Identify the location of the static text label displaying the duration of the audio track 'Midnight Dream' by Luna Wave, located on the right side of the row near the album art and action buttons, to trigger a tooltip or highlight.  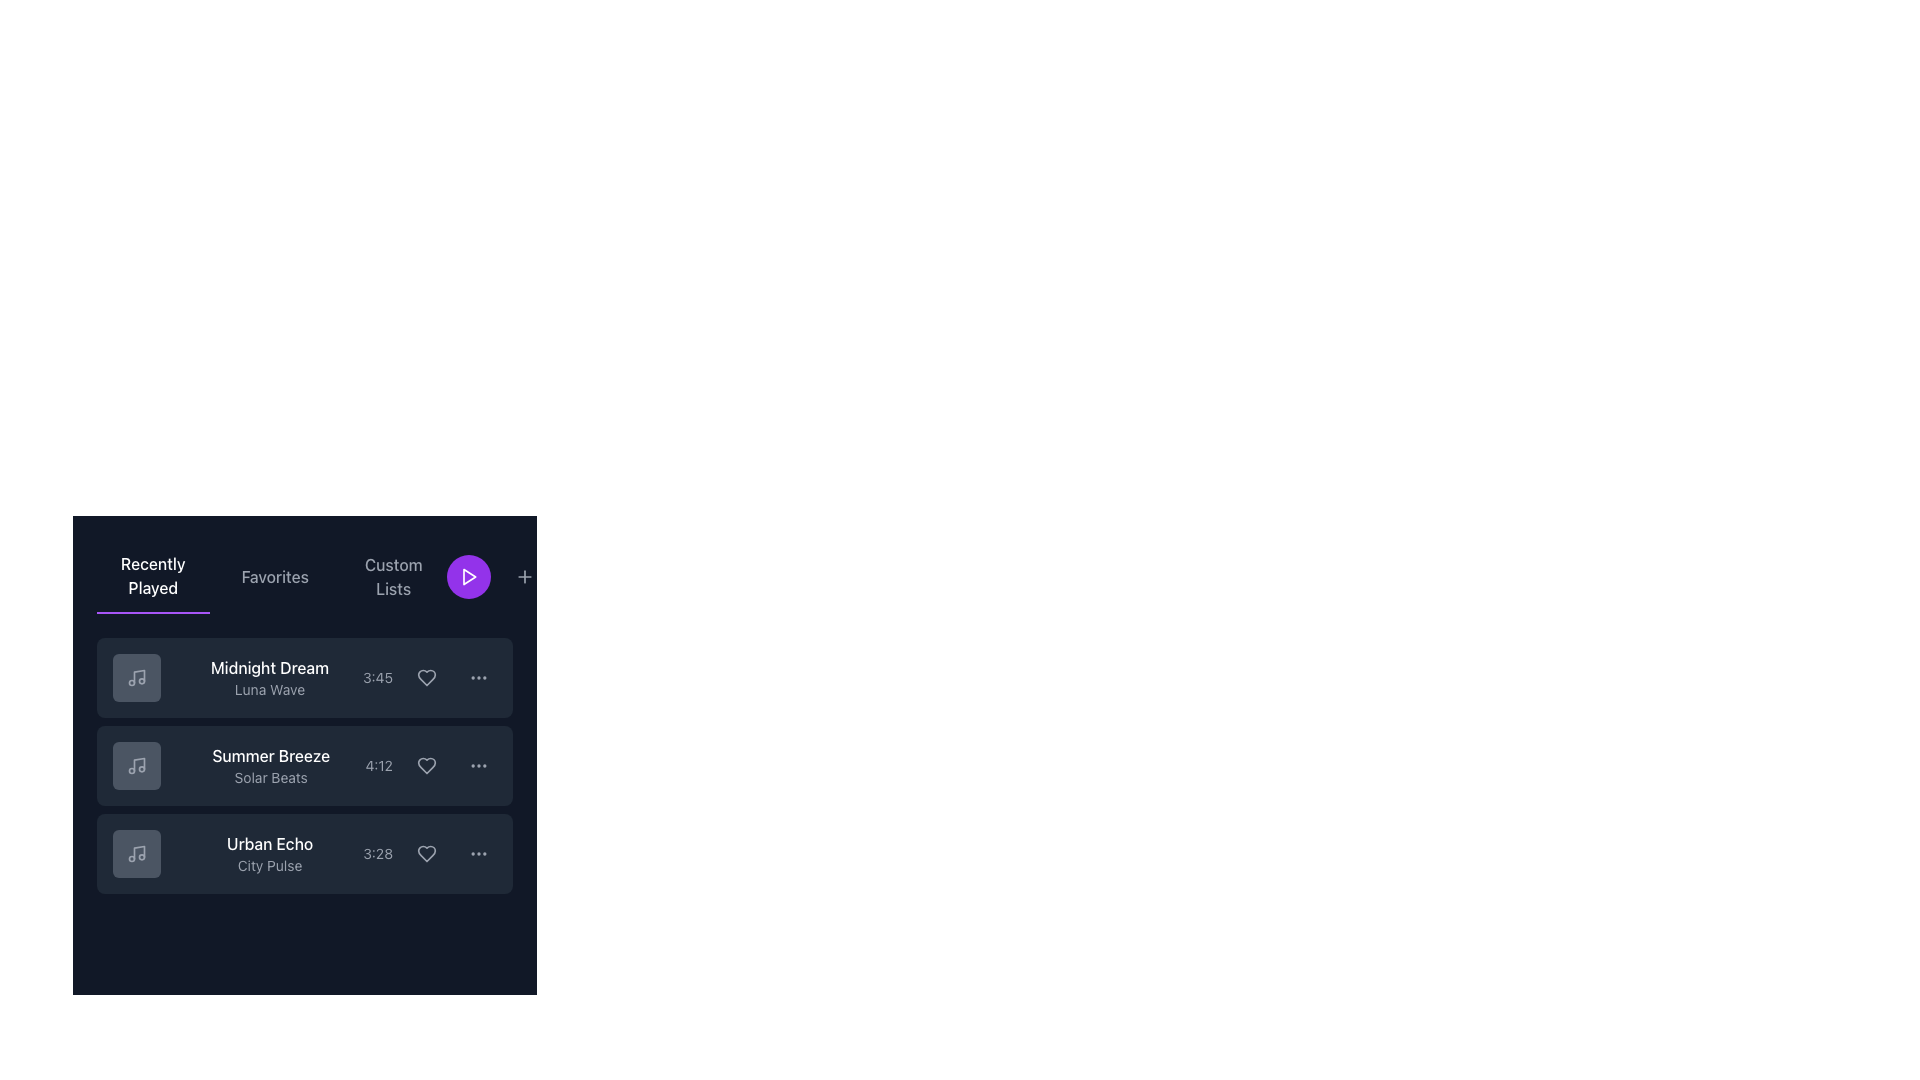
(378, 677).